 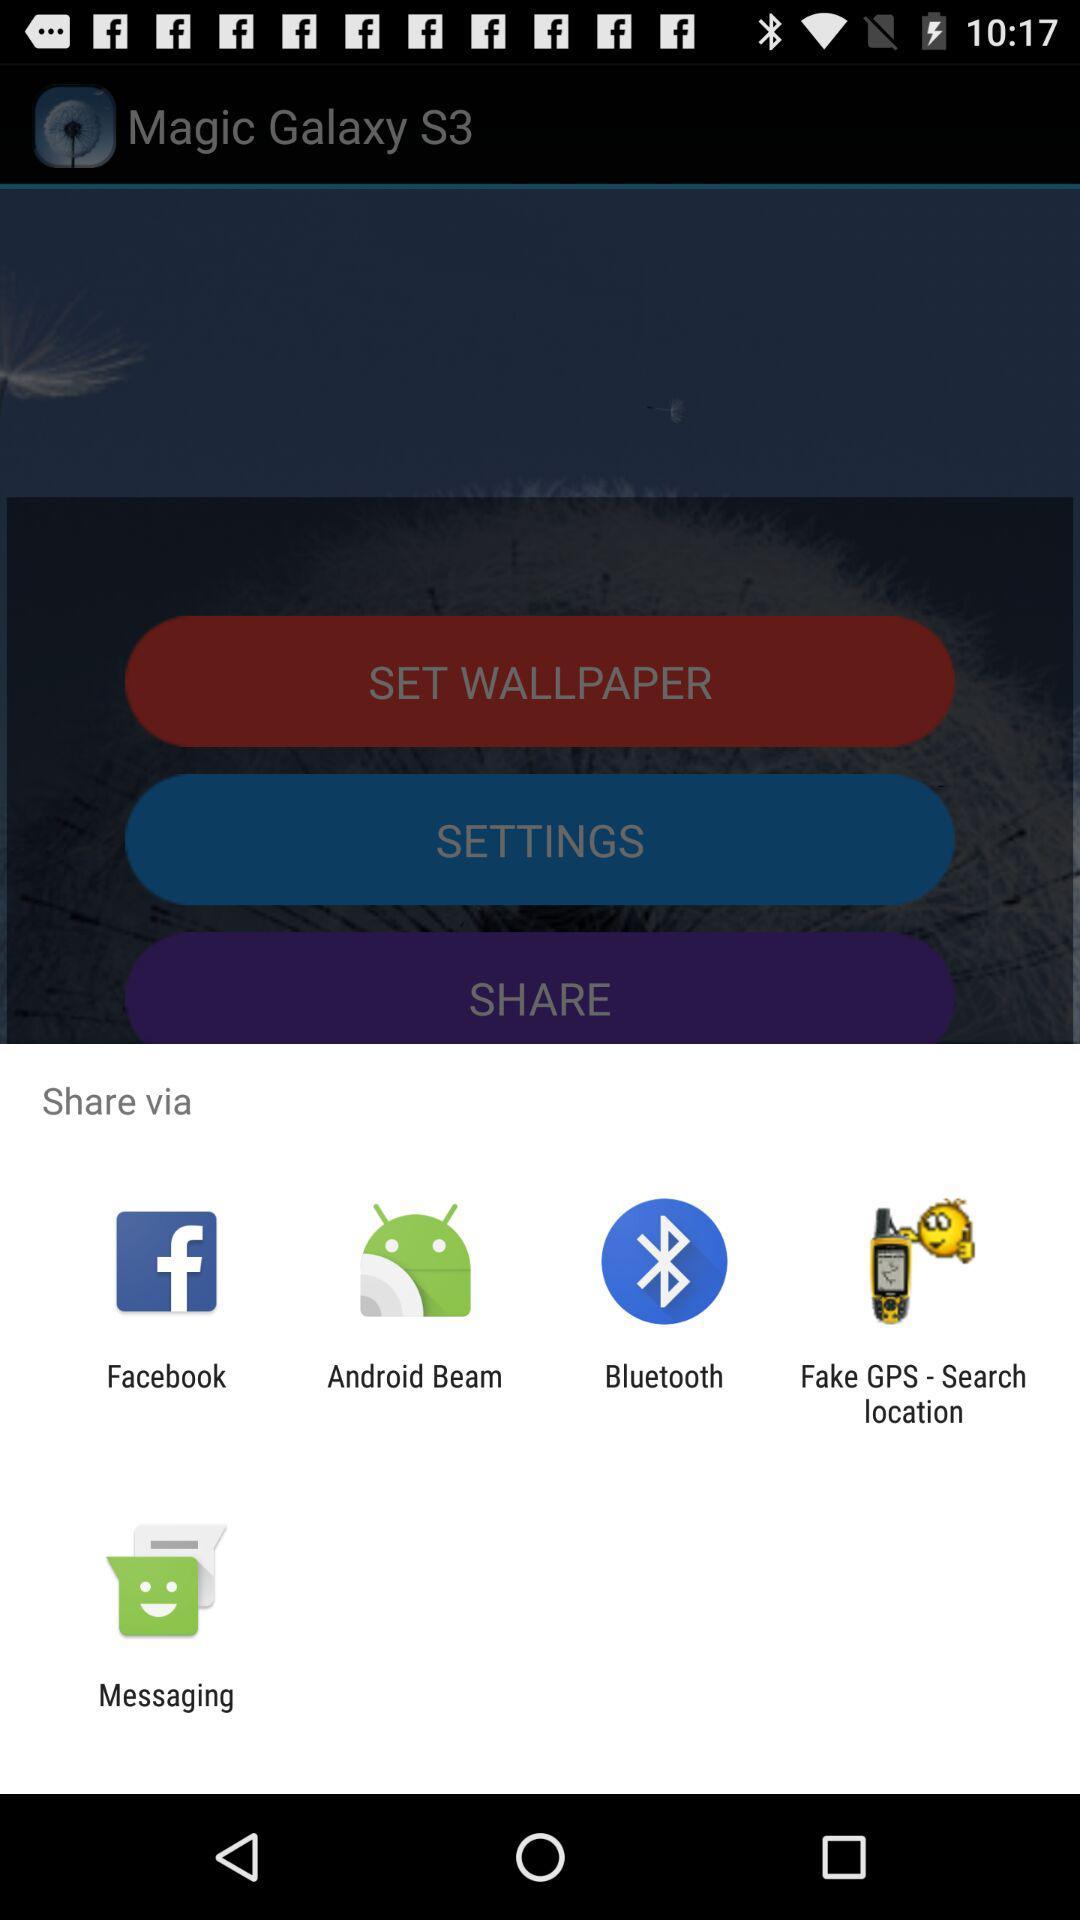 What do you see at coordinates (664, 1392) in the screenshot?
I see `bluetooth item` at bounding box center [664, 1392].